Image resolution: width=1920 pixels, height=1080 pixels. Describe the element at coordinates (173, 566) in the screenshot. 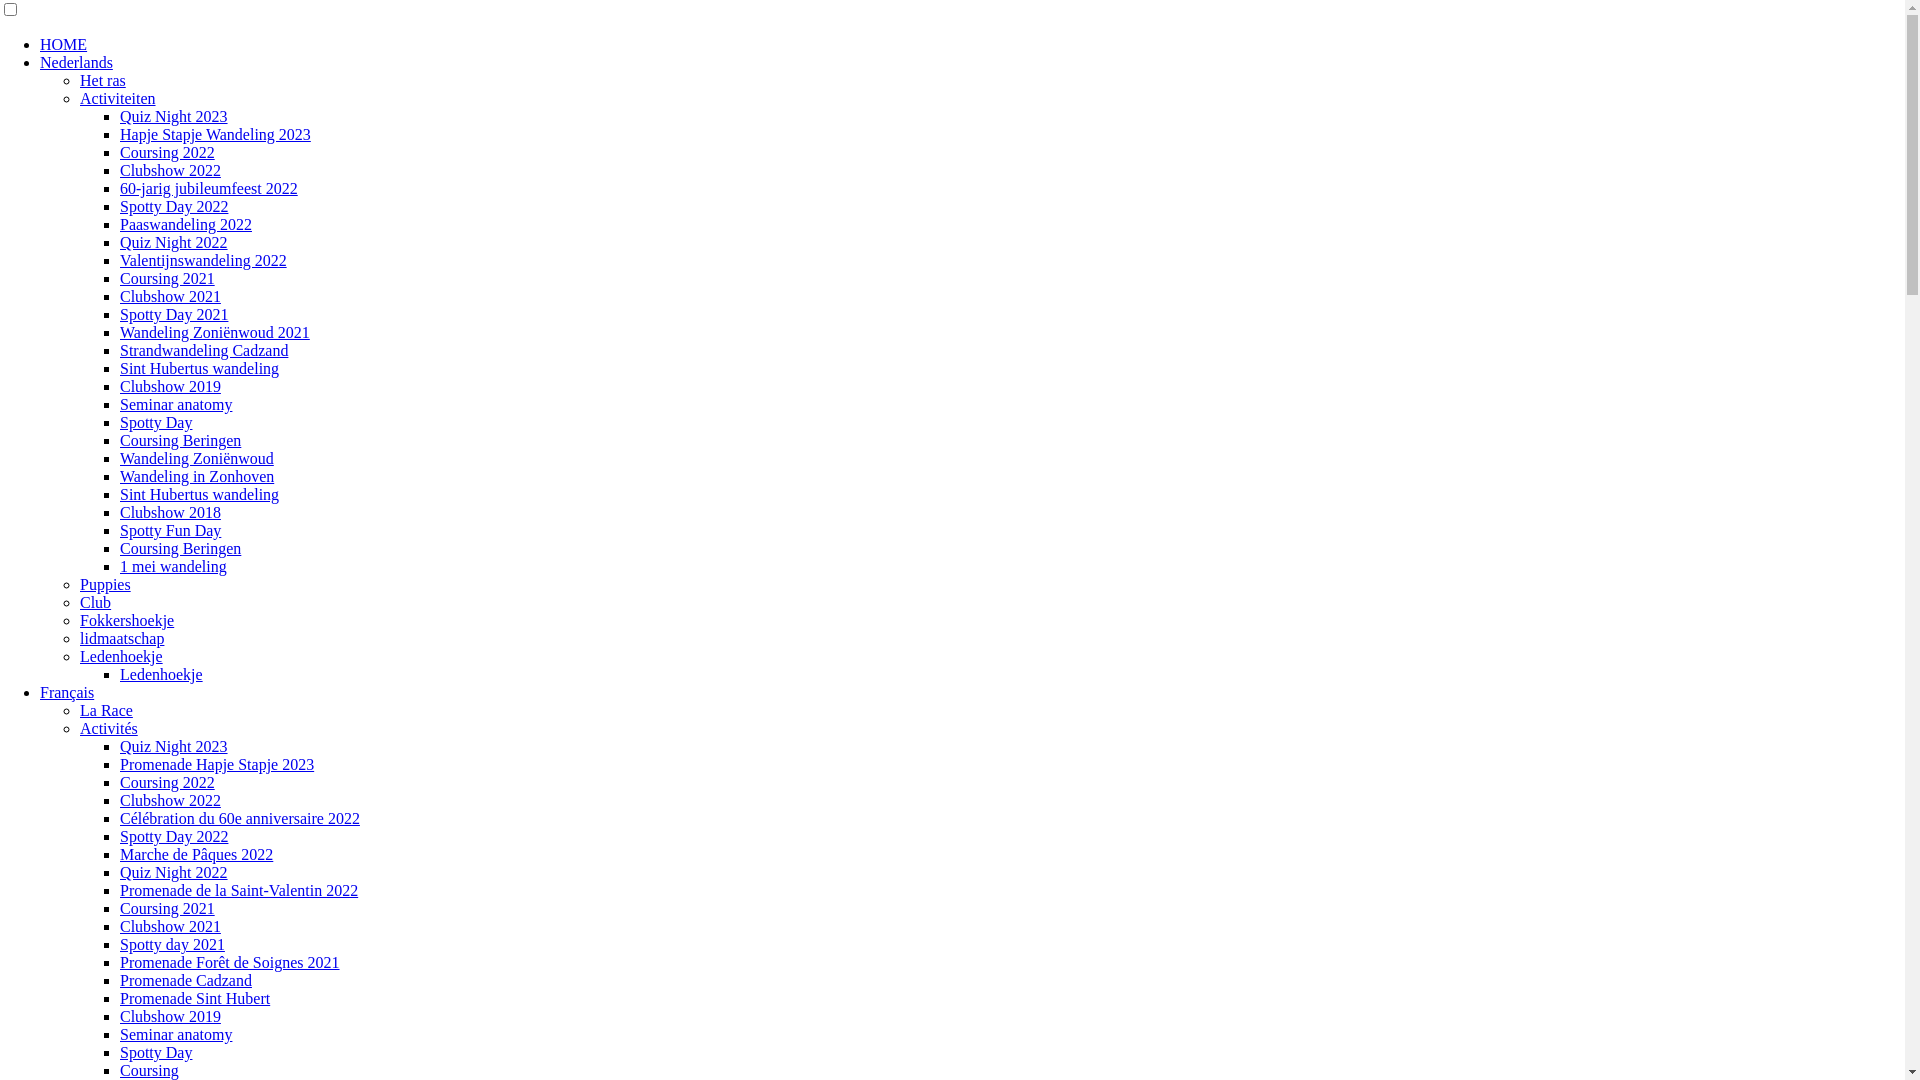

I see `'1 mei wandeling'` at that location.